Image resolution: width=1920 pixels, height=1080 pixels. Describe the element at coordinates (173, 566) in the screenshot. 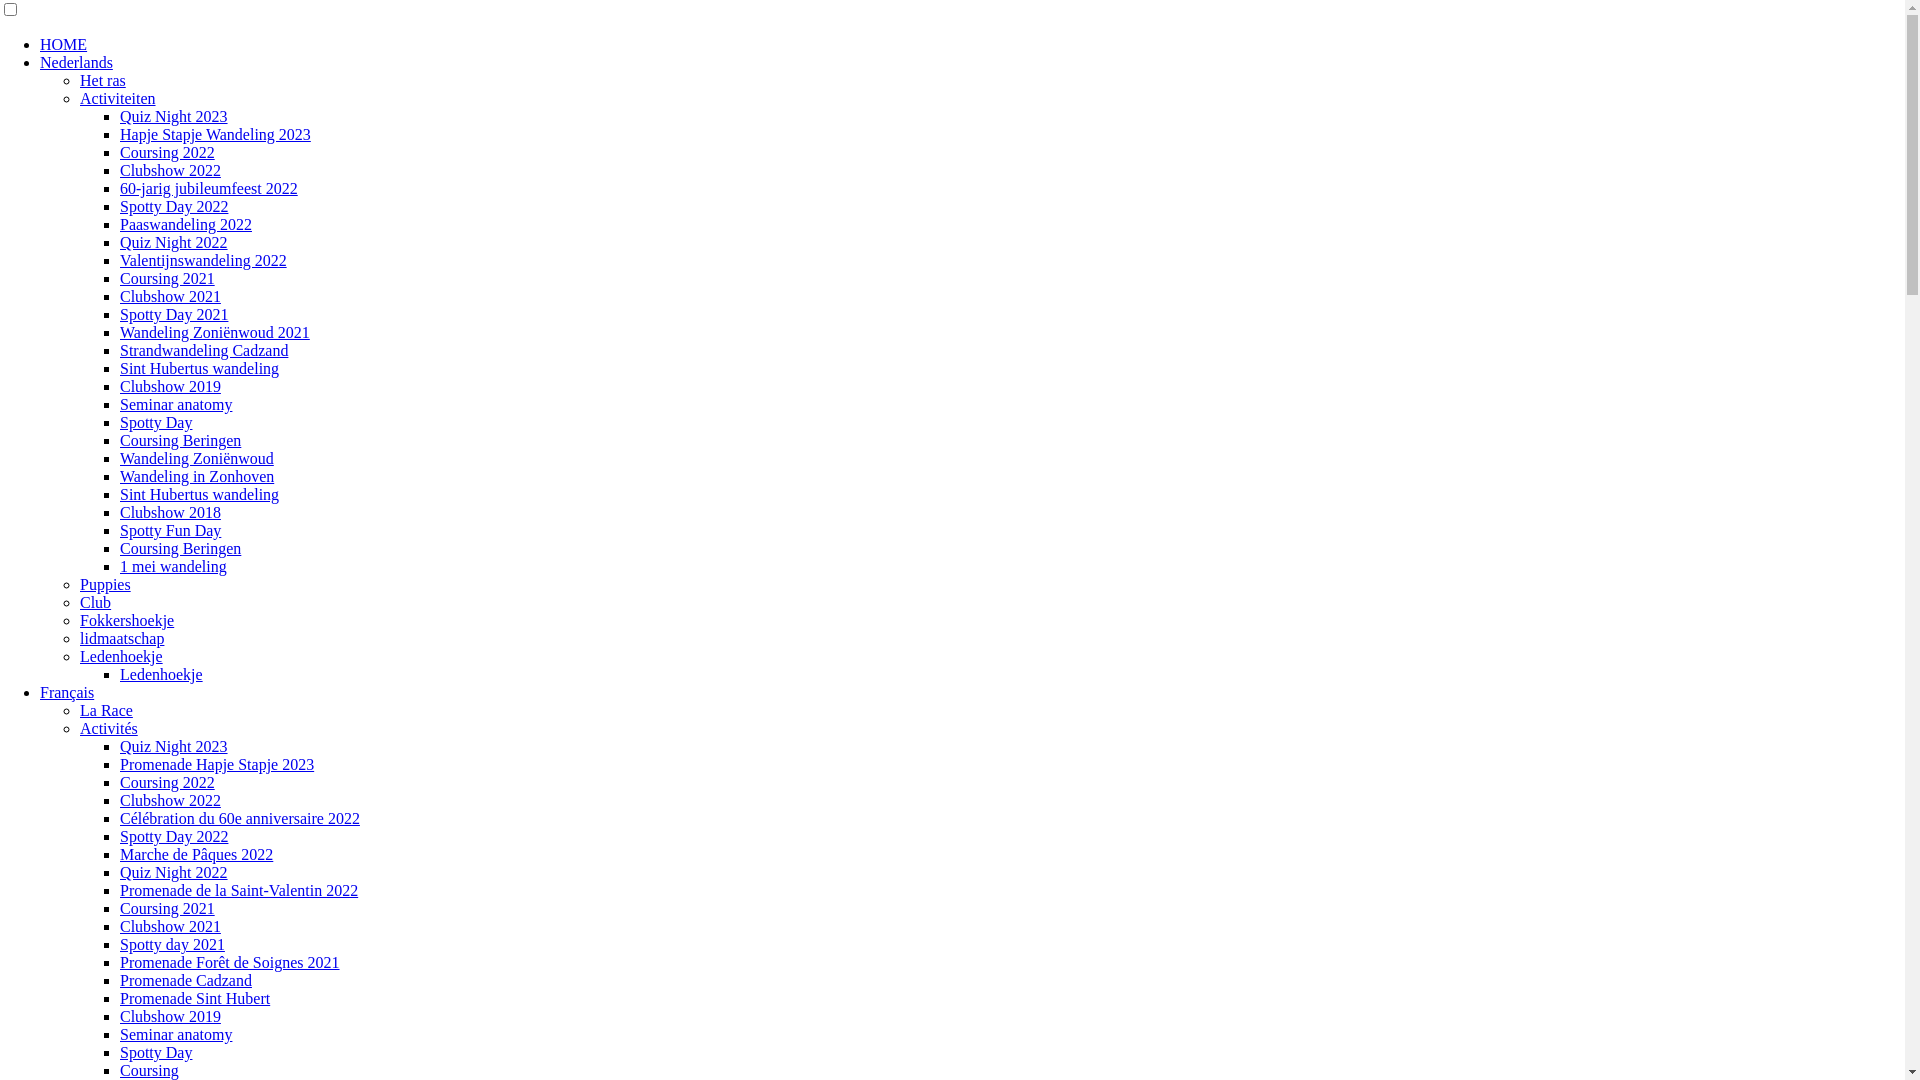

I see `'1 mei wandeling'` at that location.